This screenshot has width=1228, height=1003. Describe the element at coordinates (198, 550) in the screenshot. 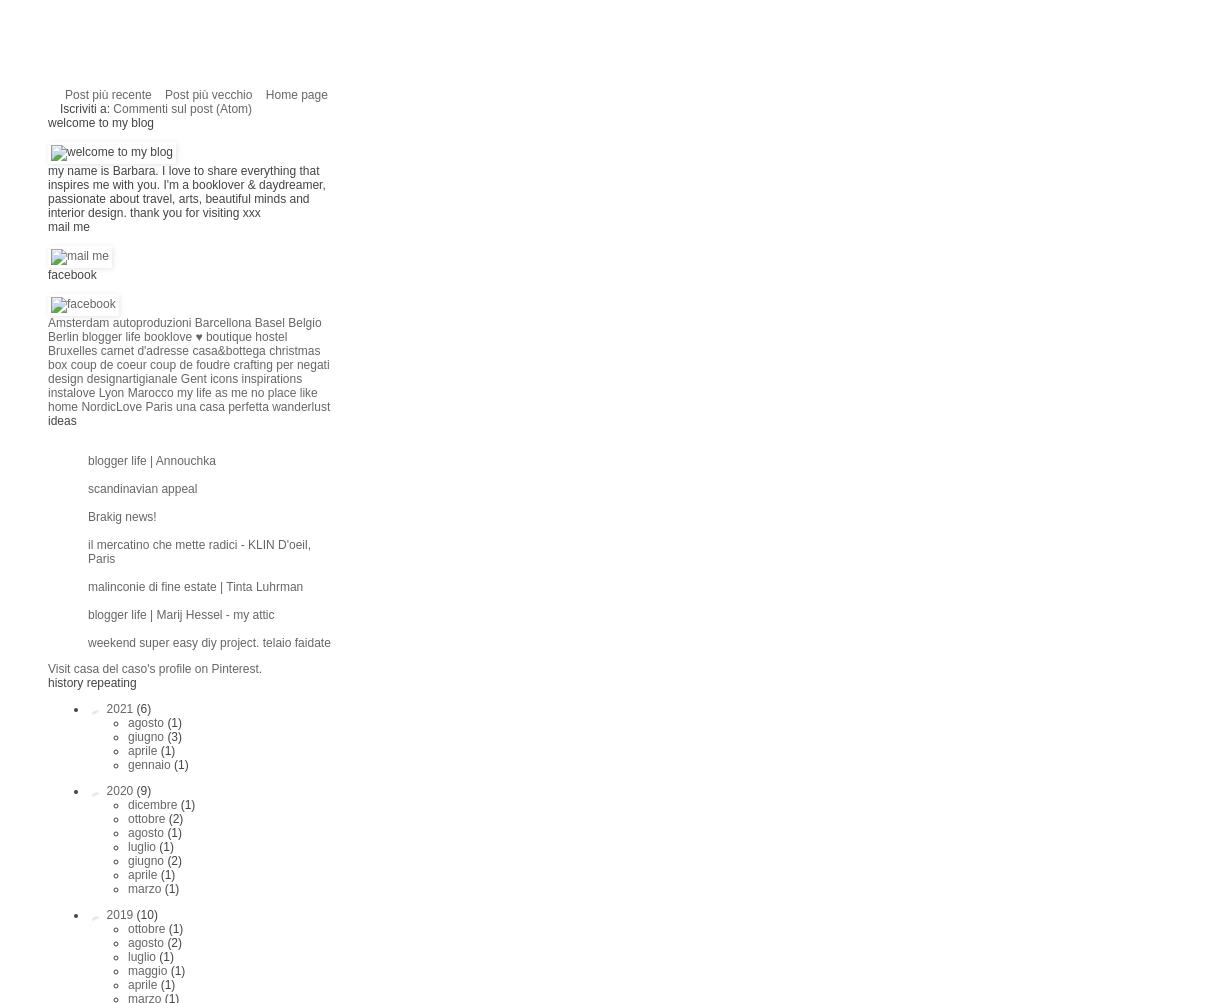

I see `'il mercatino che mette radici - KLIN D'oeil, Paris'` at that location.